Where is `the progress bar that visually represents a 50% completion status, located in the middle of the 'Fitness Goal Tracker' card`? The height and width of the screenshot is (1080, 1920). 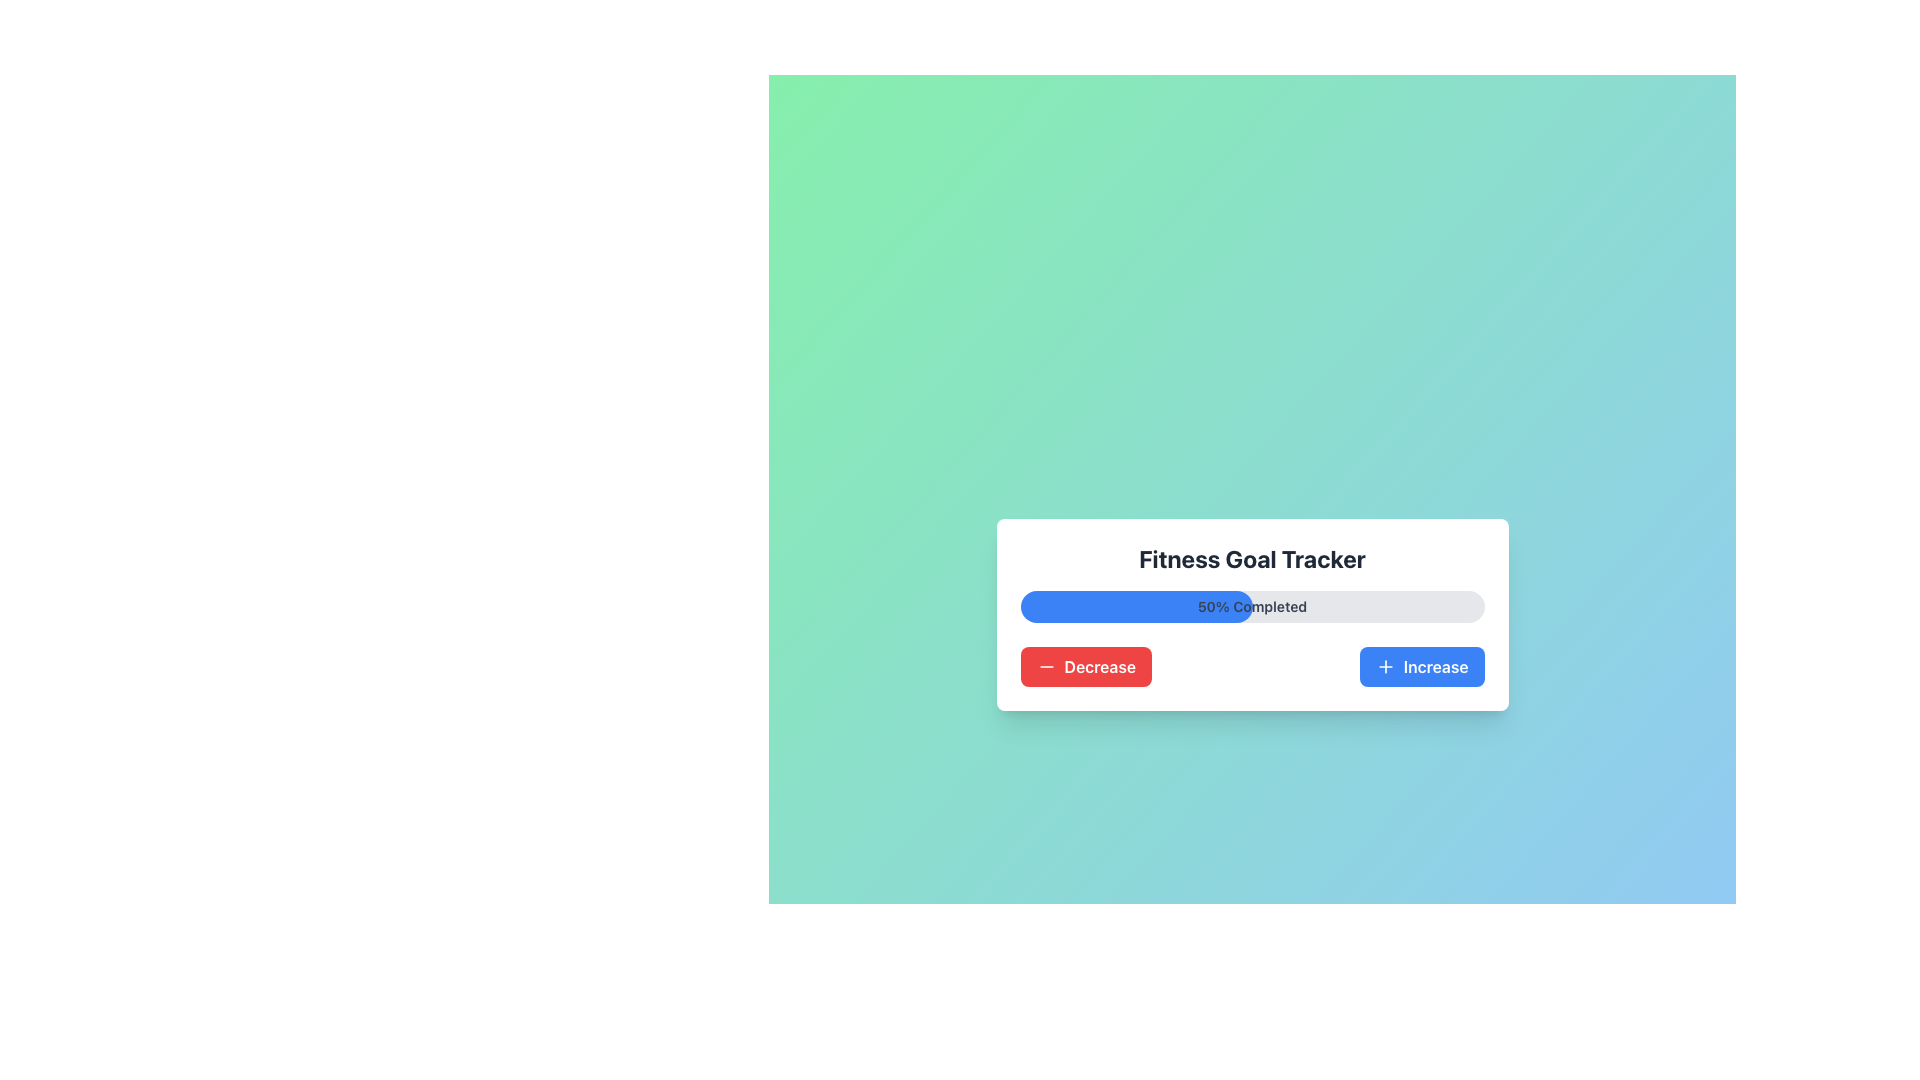 the progress bar that visually represents a 50% completion status, located in the middle of the 'Fitness Goal Tracker' card is located at coordinates (1251, 605).